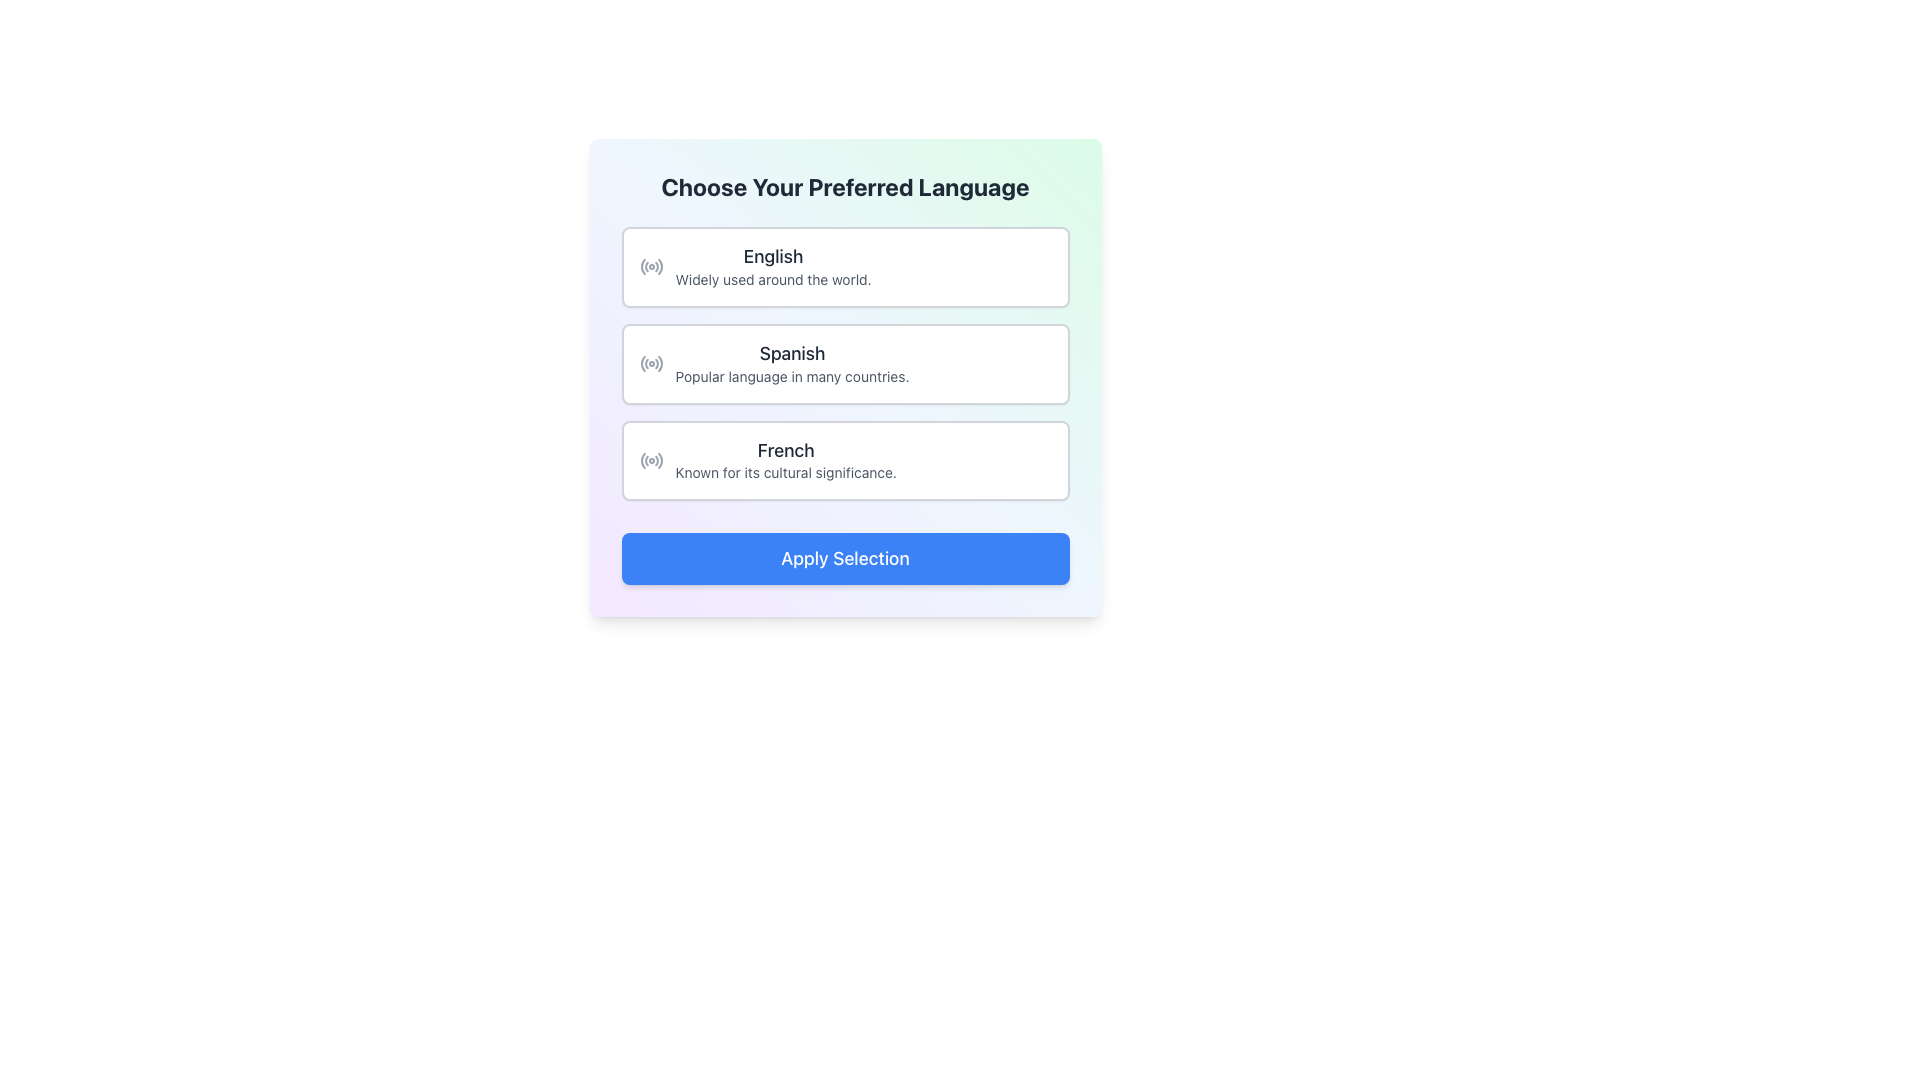 This screenshot has height=1080, width=1920. Describe the element at coordinates (785, 450) in the screenshot. I see `the text label element displaying 'French', which is styled with a larger font size and bold lettering, located above the subtitle 'Known for its cultural significance'` at that location.